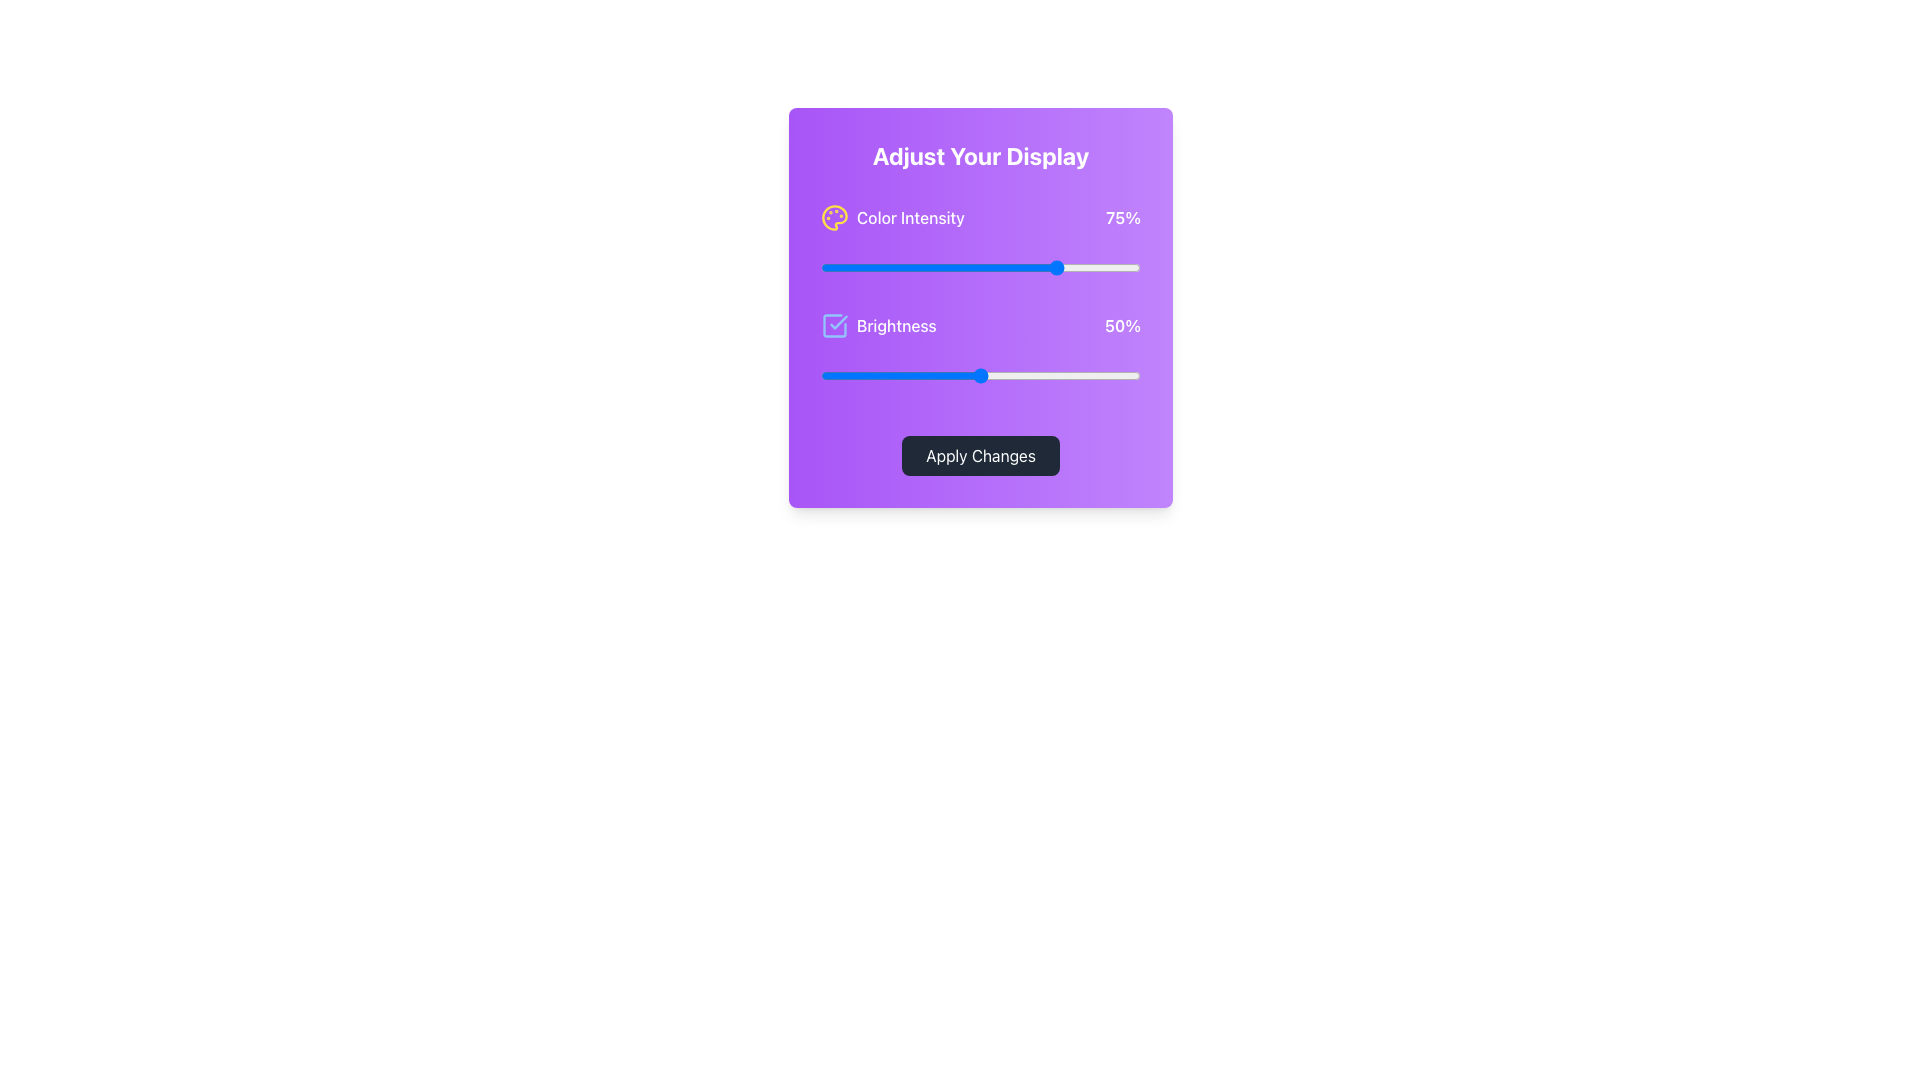  Describe the element at coordinates (1012, 375) in the screenshot. I see `the Brightness slider` at that location.